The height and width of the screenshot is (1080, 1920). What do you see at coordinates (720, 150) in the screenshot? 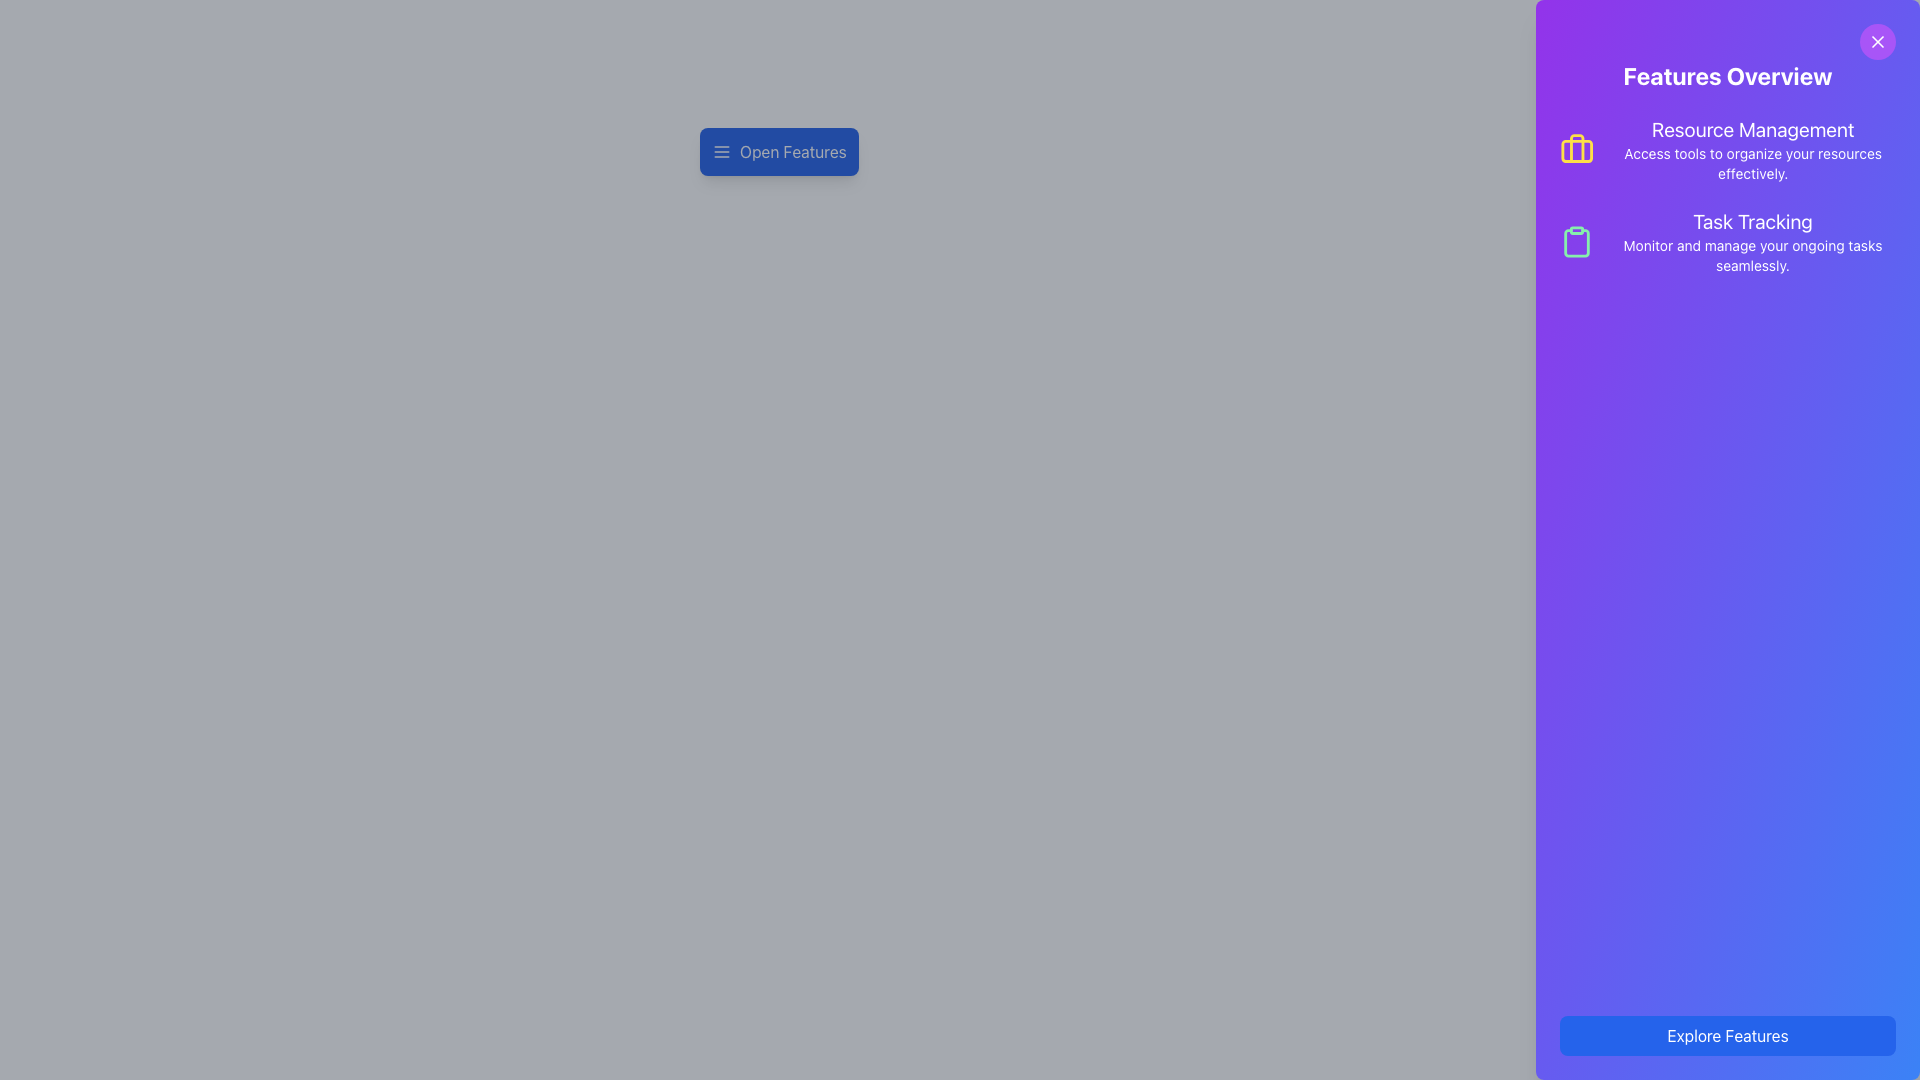
I see `the menu icon located at the leftmost side of the 'Open Features' button` at bounding box center [720, 150].